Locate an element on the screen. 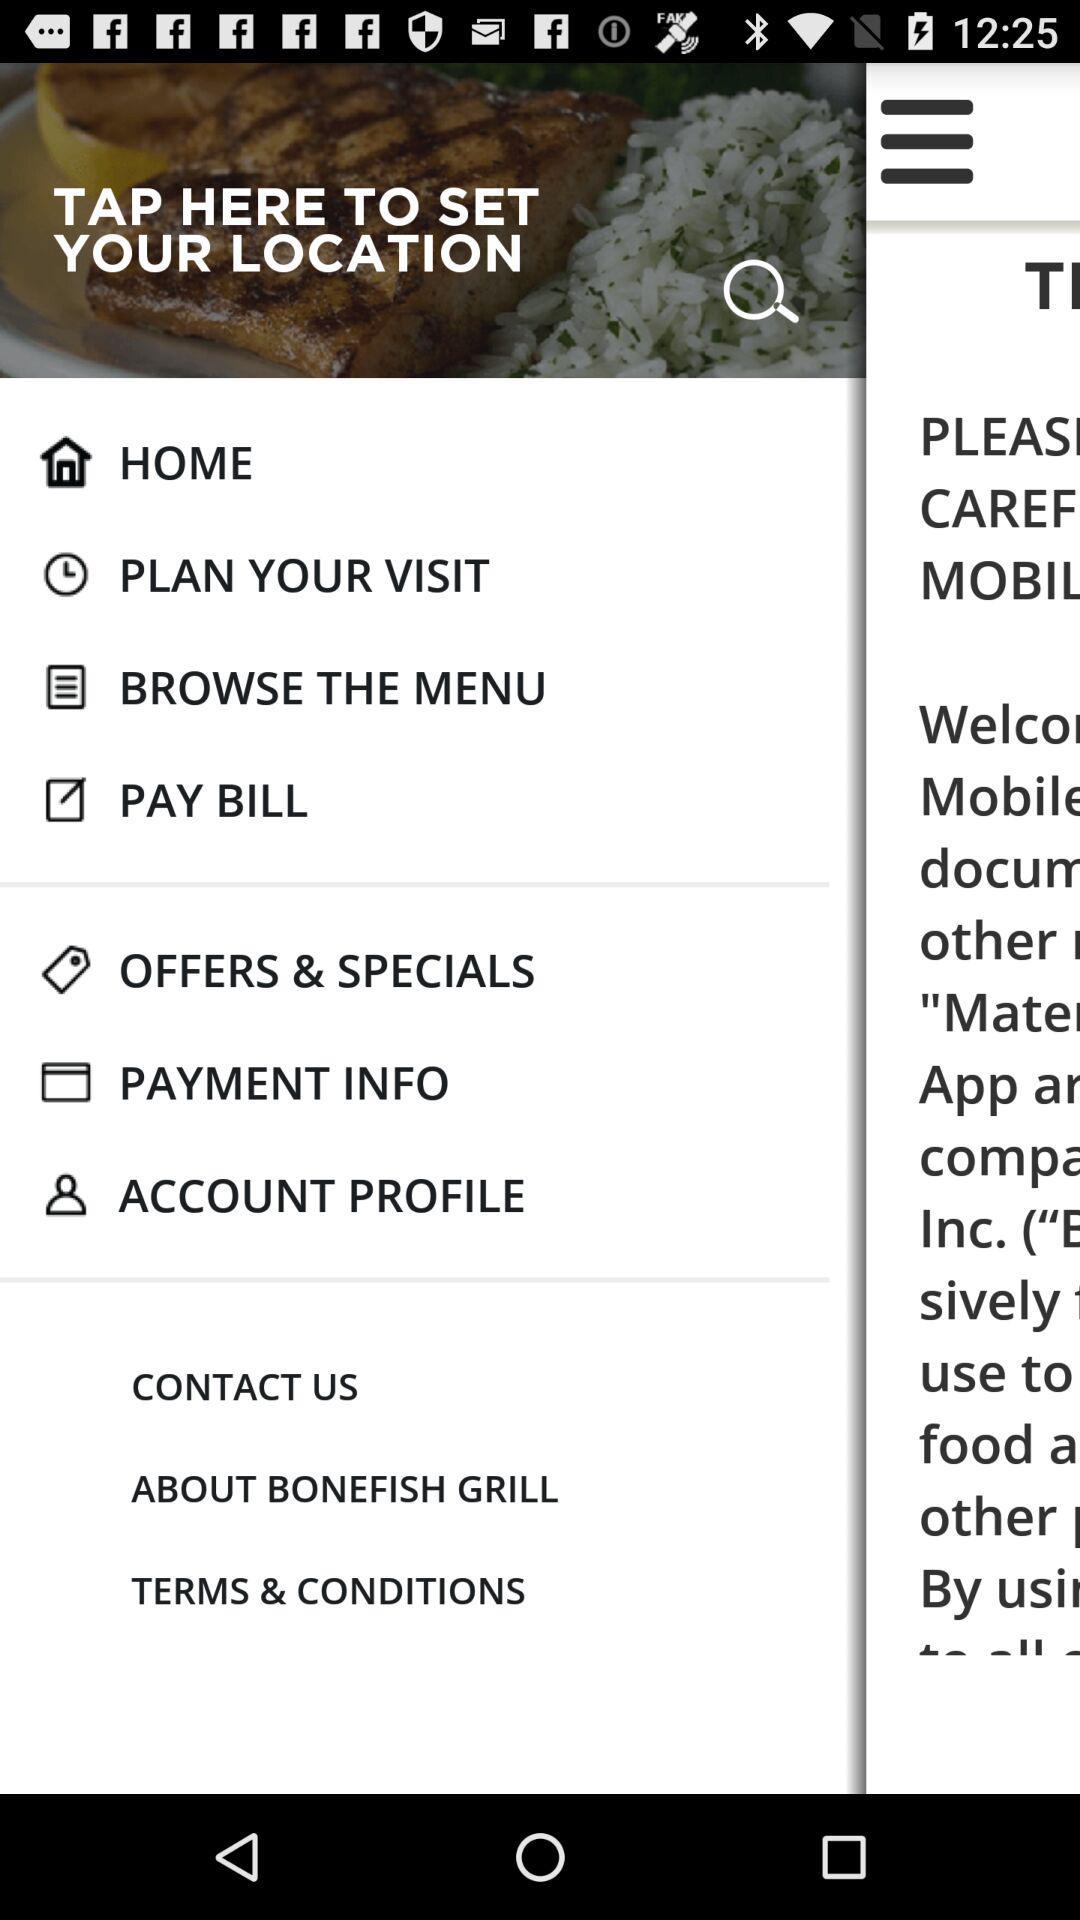 Image resolution: width=1080 pixels, height=1920 pixels. the tap here to app is located at coordinates (312, 228).